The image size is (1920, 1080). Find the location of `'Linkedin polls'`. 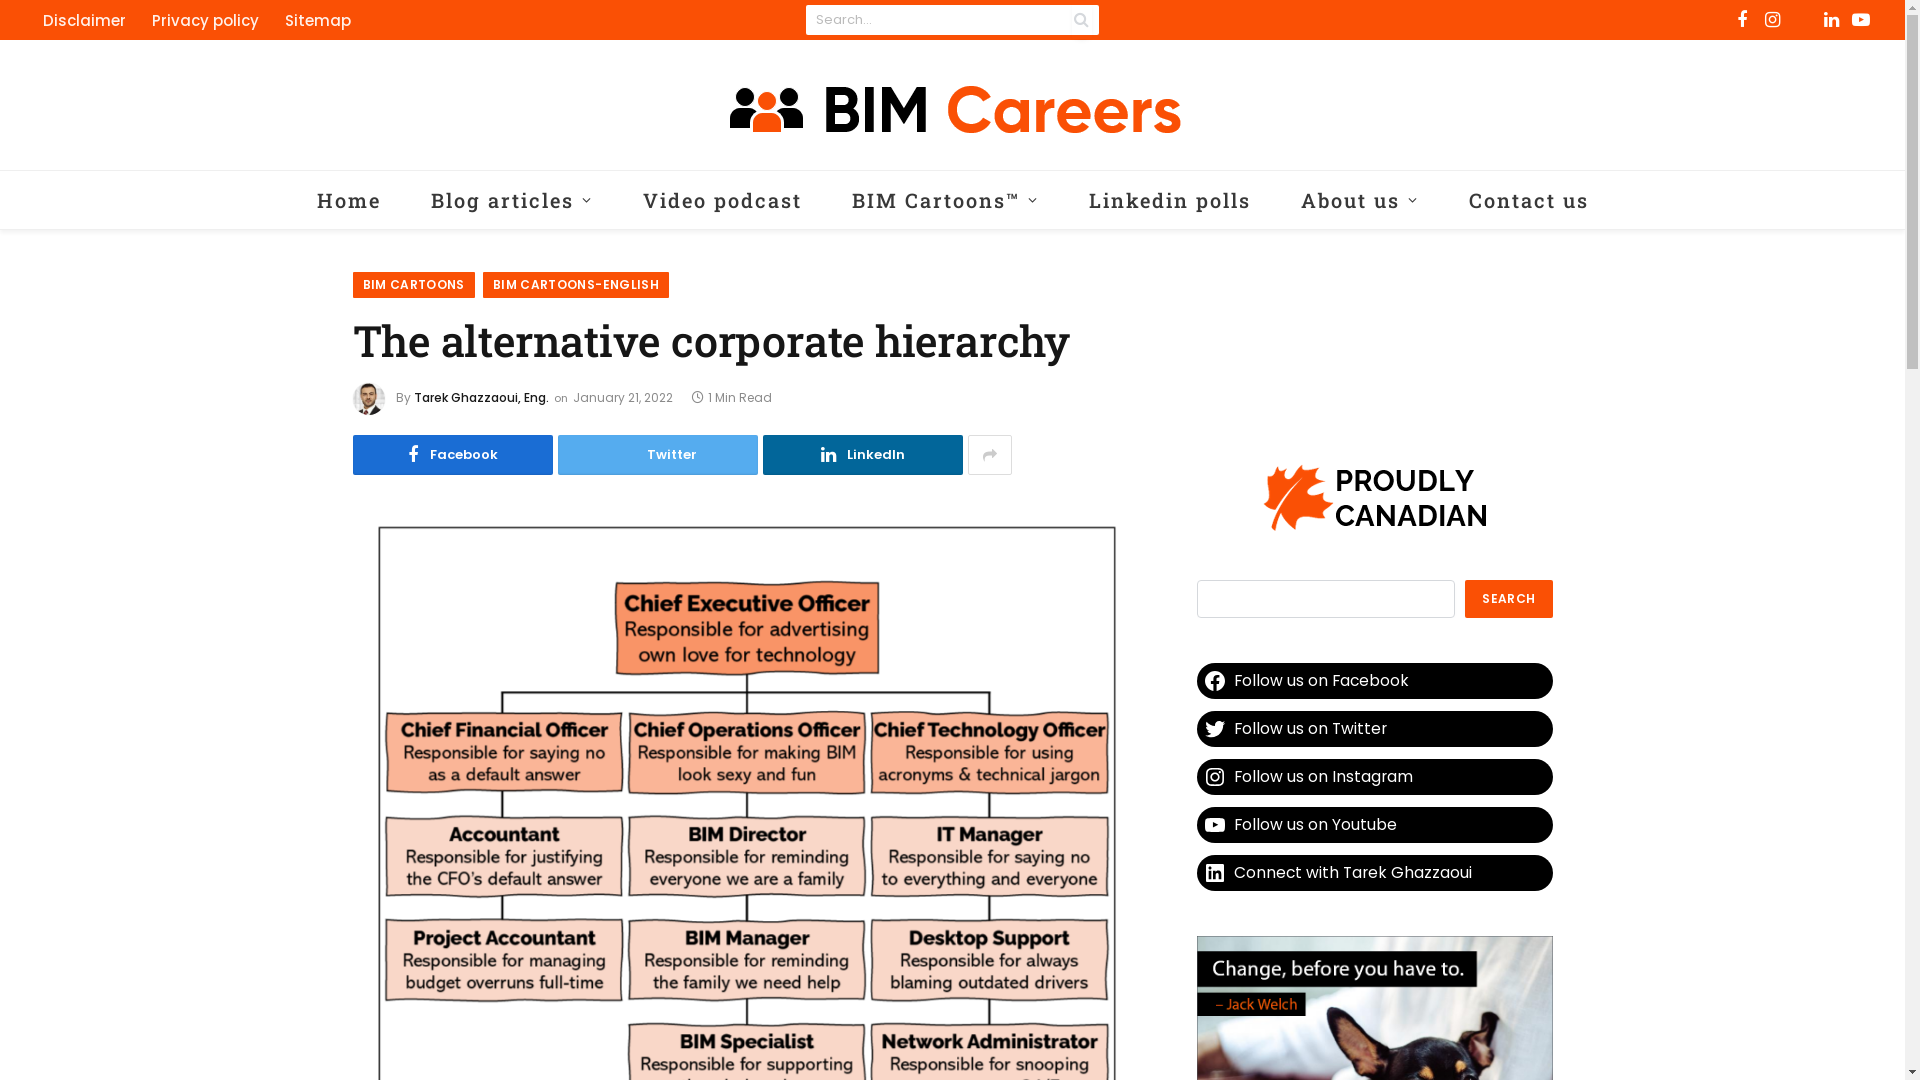

'Linkedin polls' is located at coordinates (1170, 200).